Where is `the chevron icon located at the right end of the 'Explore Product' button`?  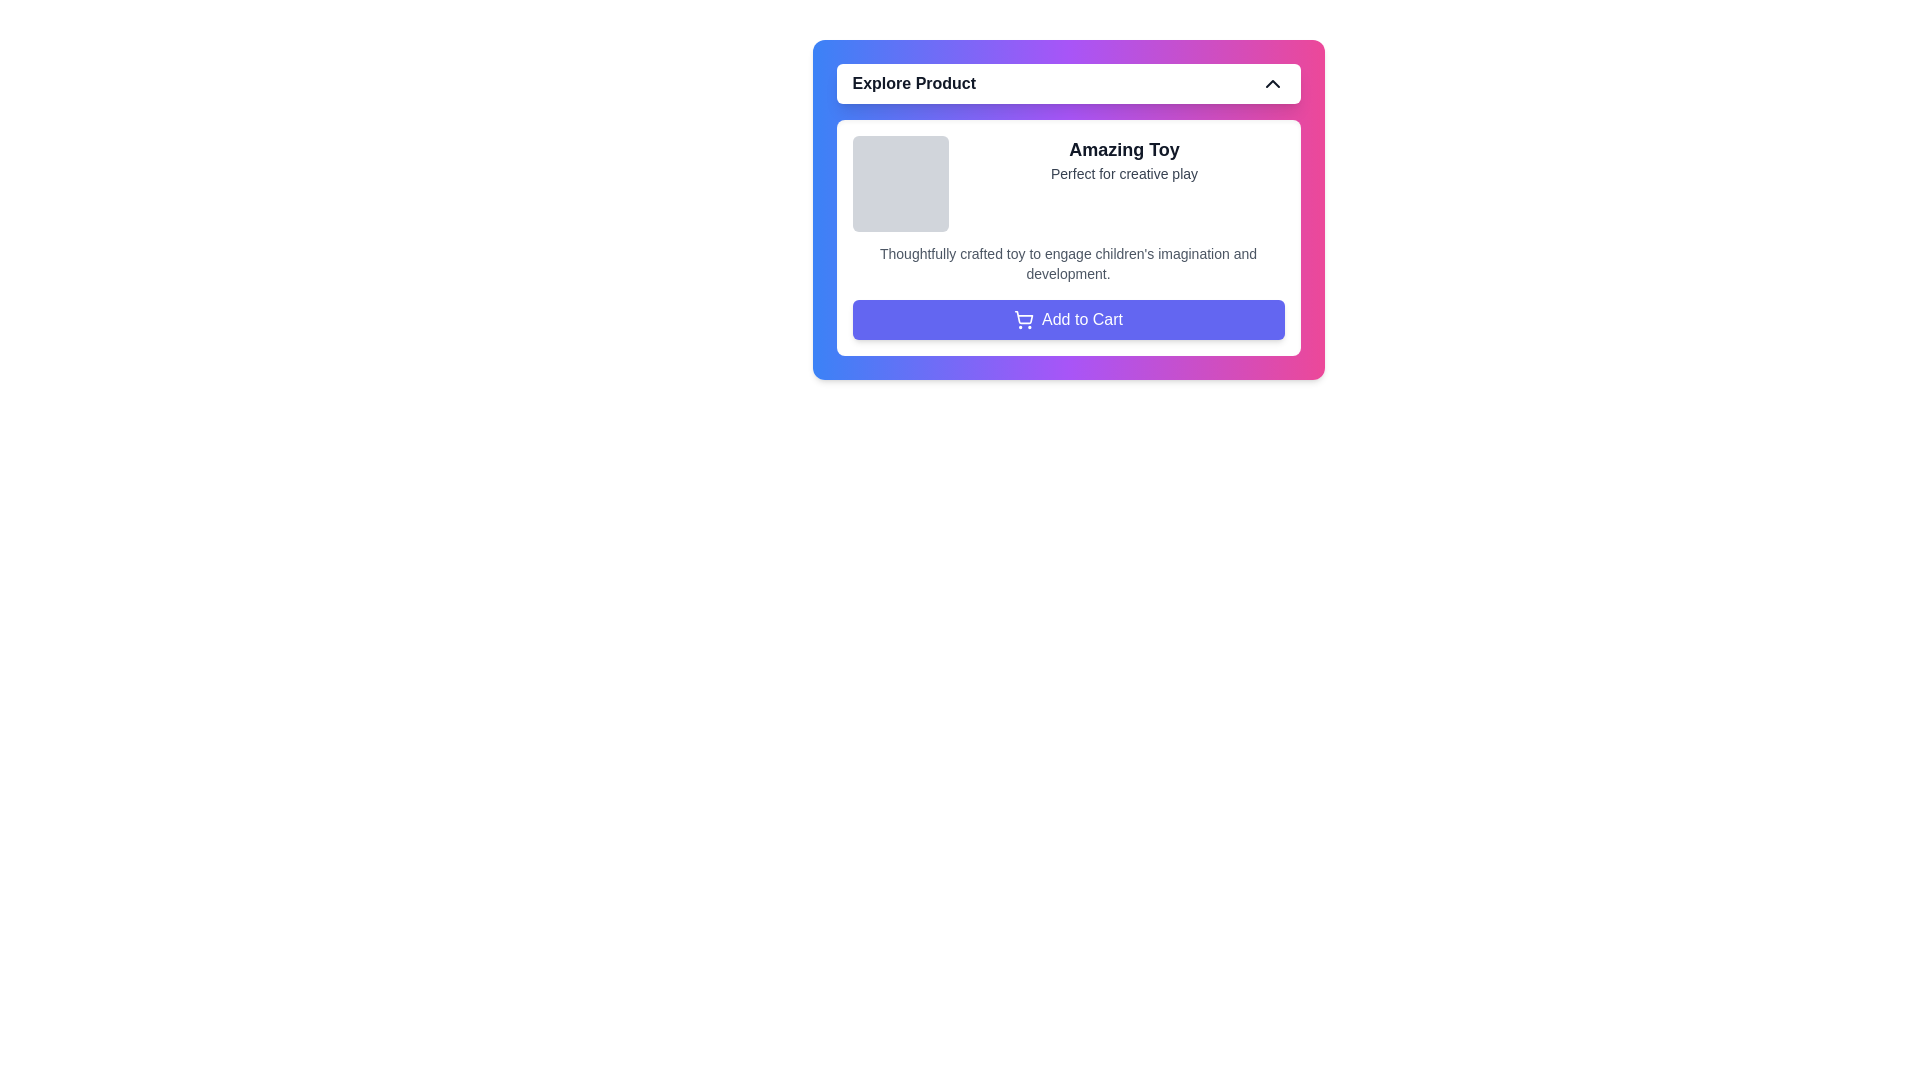
the chevron icon located at the right end of the 'Explore Product' button is located at coordinates (1271, 83).